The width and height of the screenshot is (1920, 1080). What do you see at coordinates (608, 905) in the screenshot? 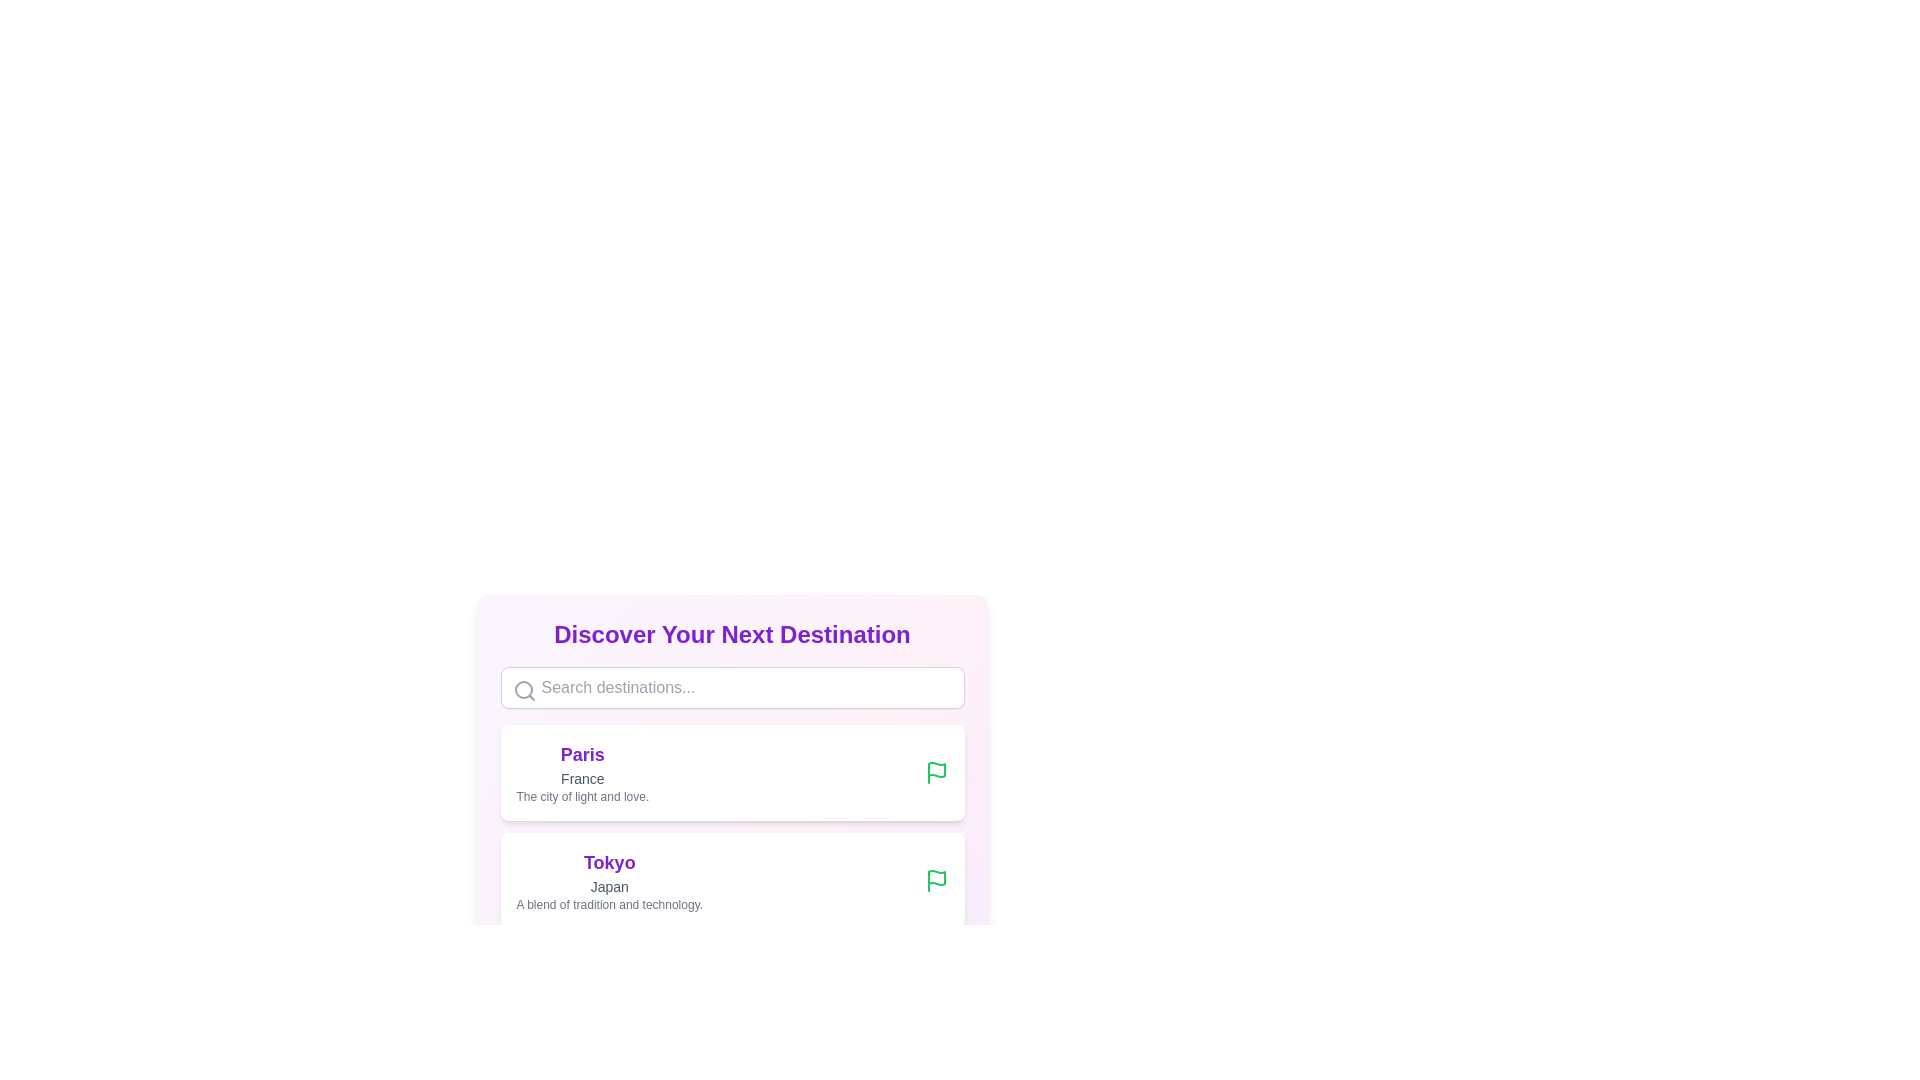
I see `the text label that reads 'A blend of tradition and technology.' which is located below 'Tokyo' and 'Japan' in a descriptive card` at bounding box center [608, 905].